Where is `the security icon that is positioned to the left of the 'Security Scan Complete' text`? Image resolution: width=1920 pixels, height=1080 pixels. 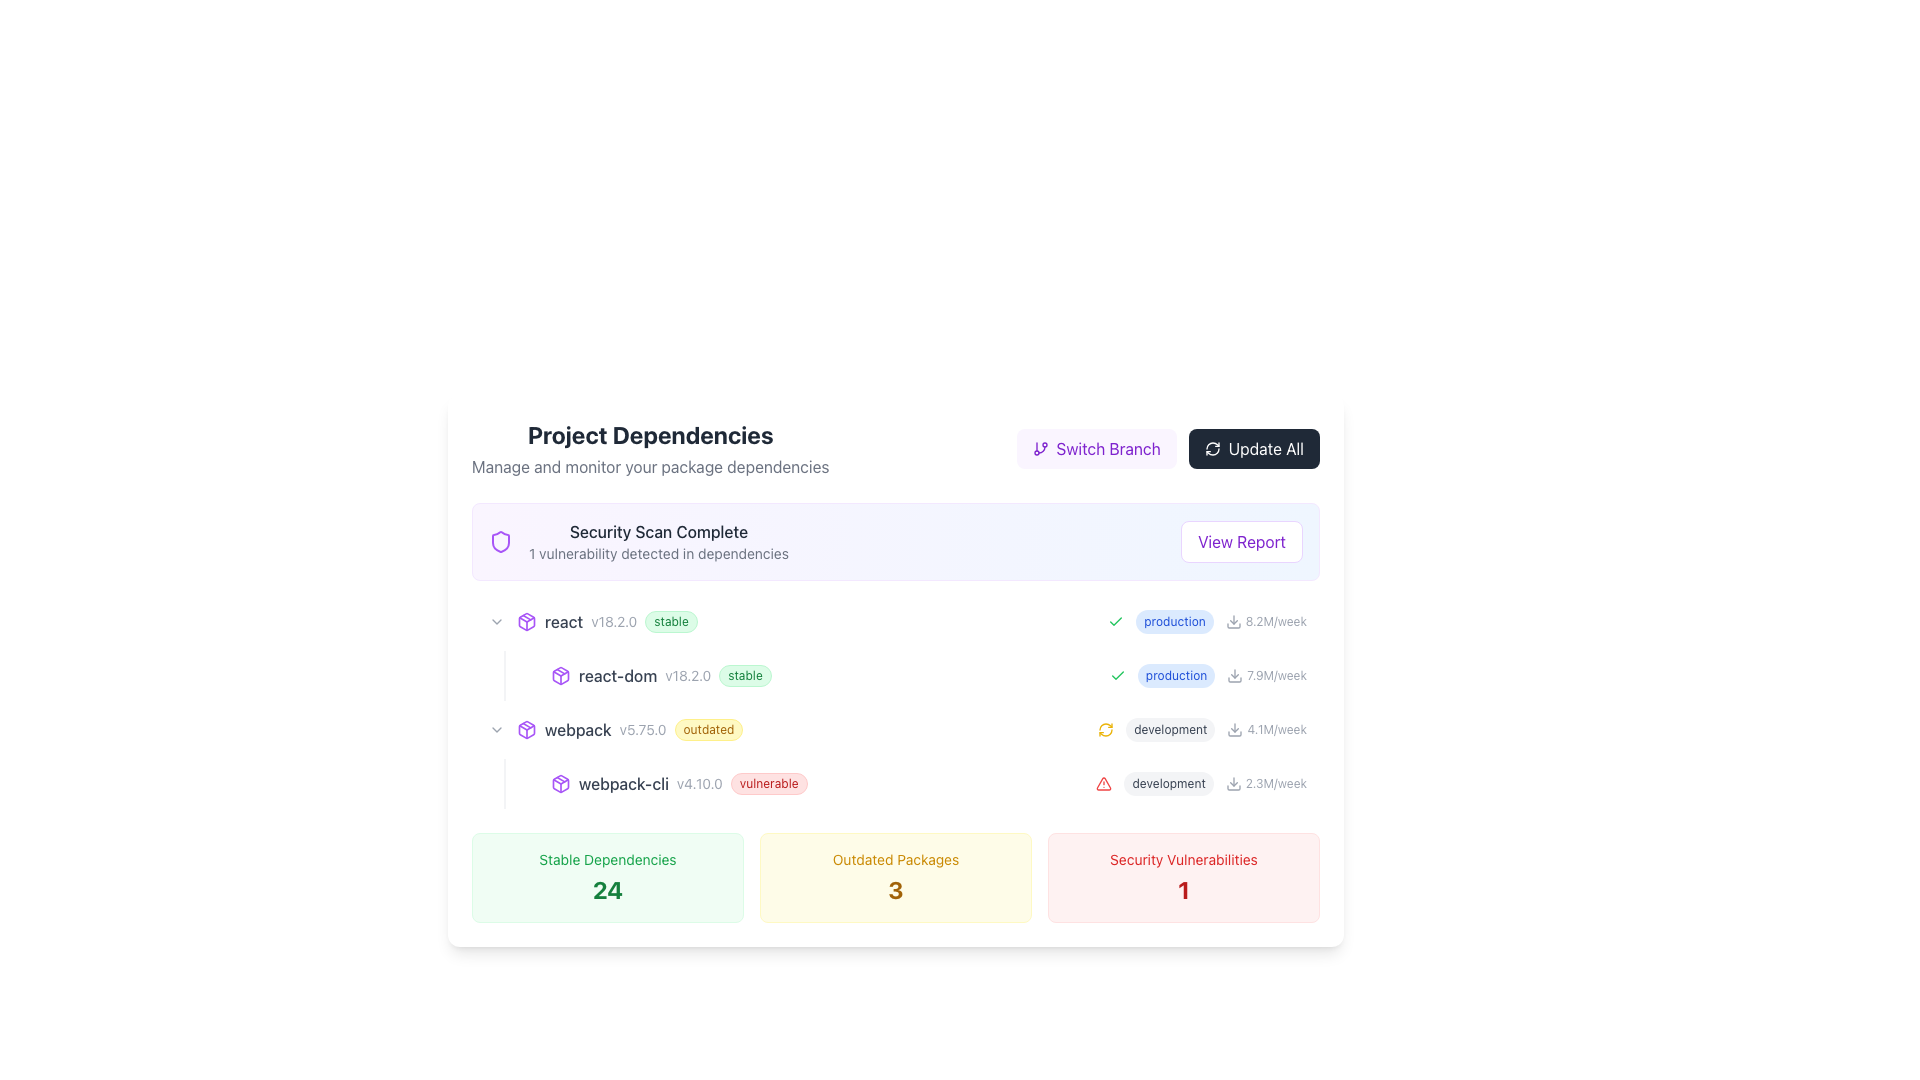
the security icon that is positioned to the left of the 'Security Scan Complete' text is located at coordinates (500, 542).